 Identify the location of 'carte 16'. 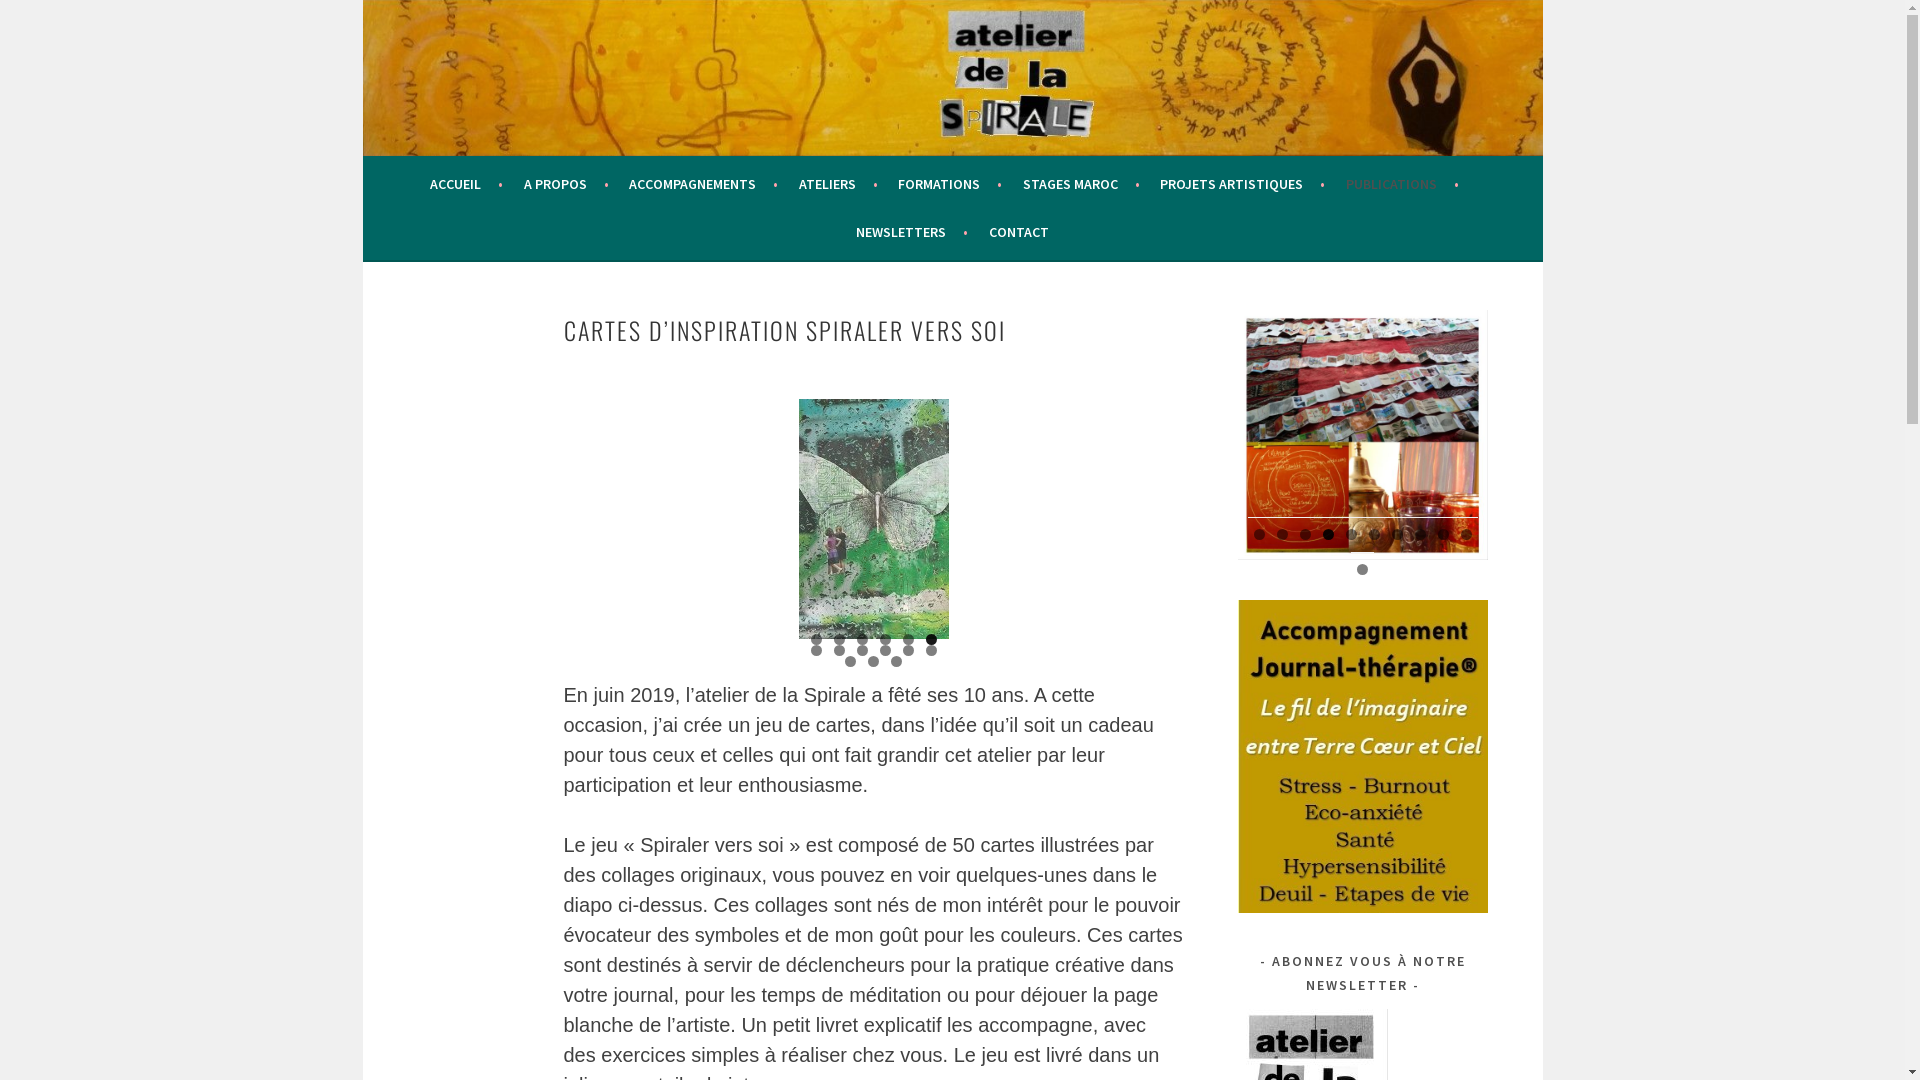
(873, 518).